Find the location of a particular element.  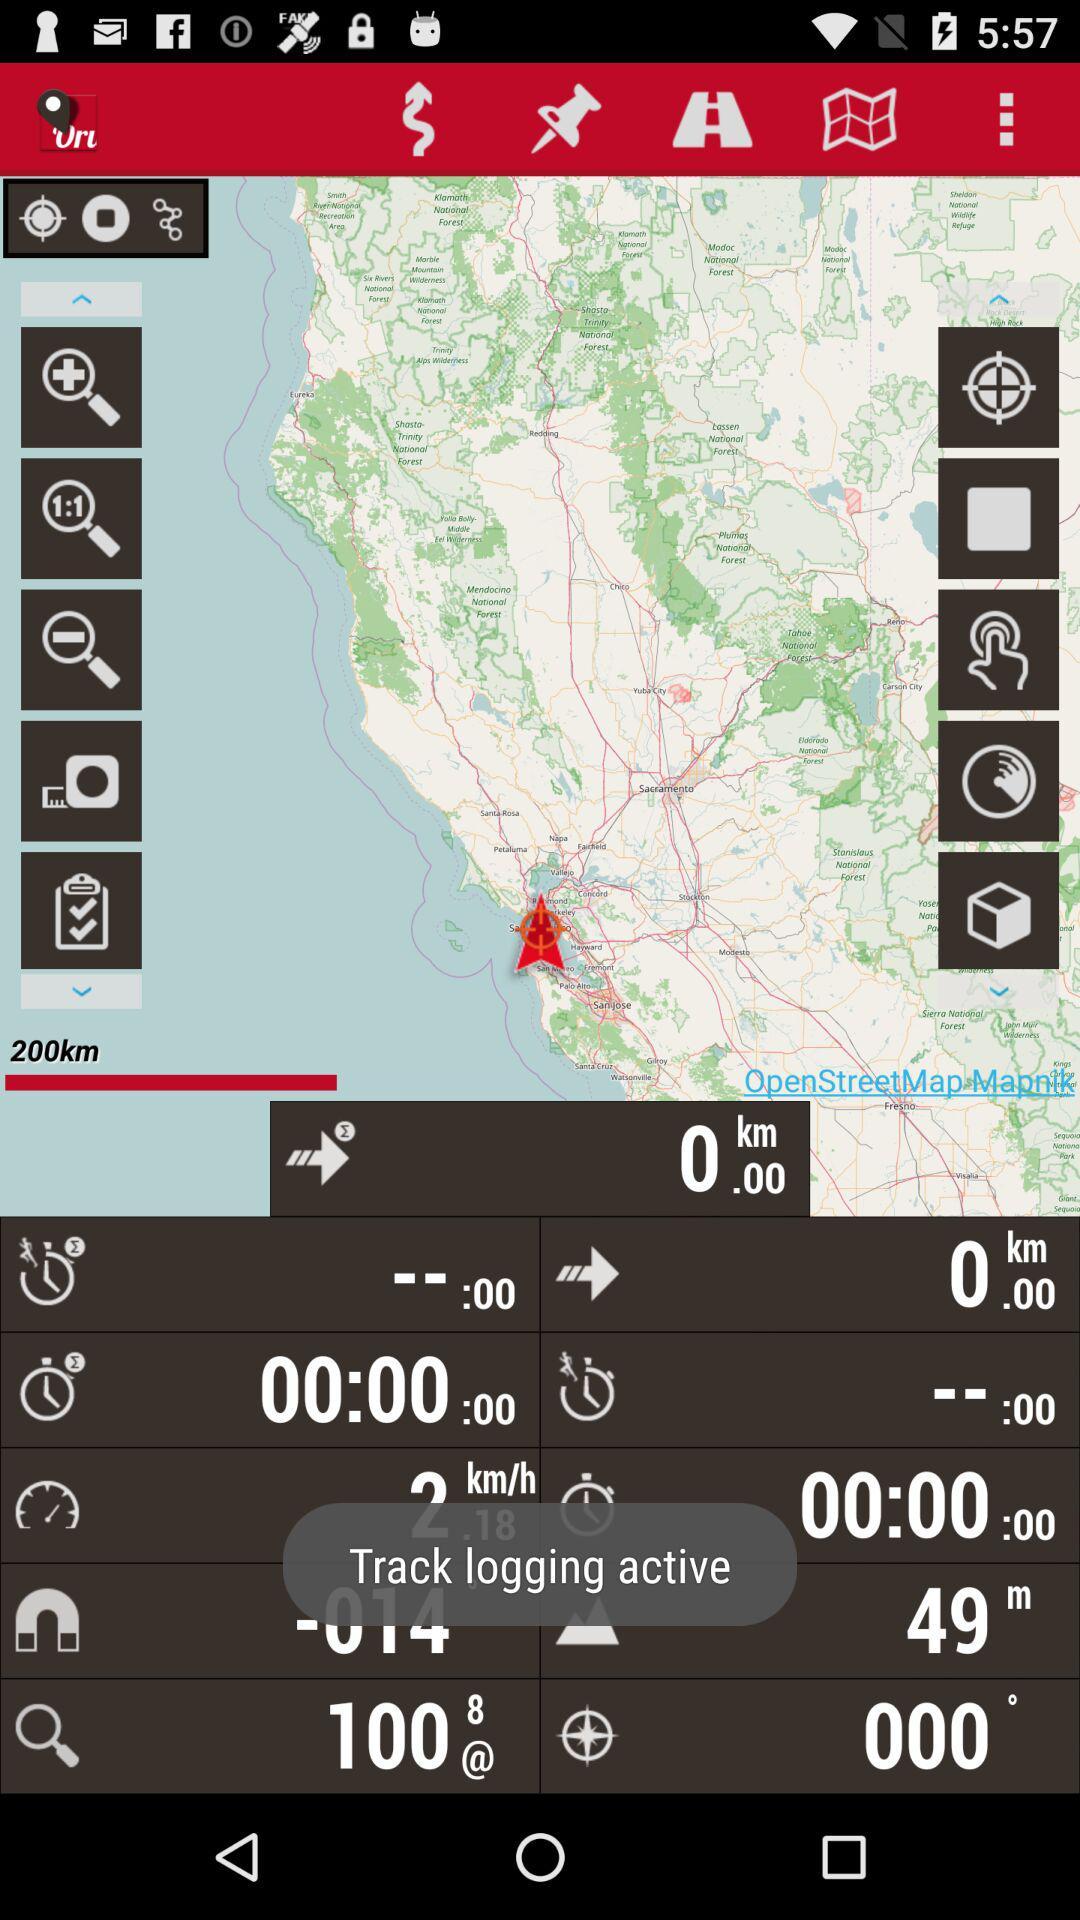

the search icon is located at coordinates (80, 555).